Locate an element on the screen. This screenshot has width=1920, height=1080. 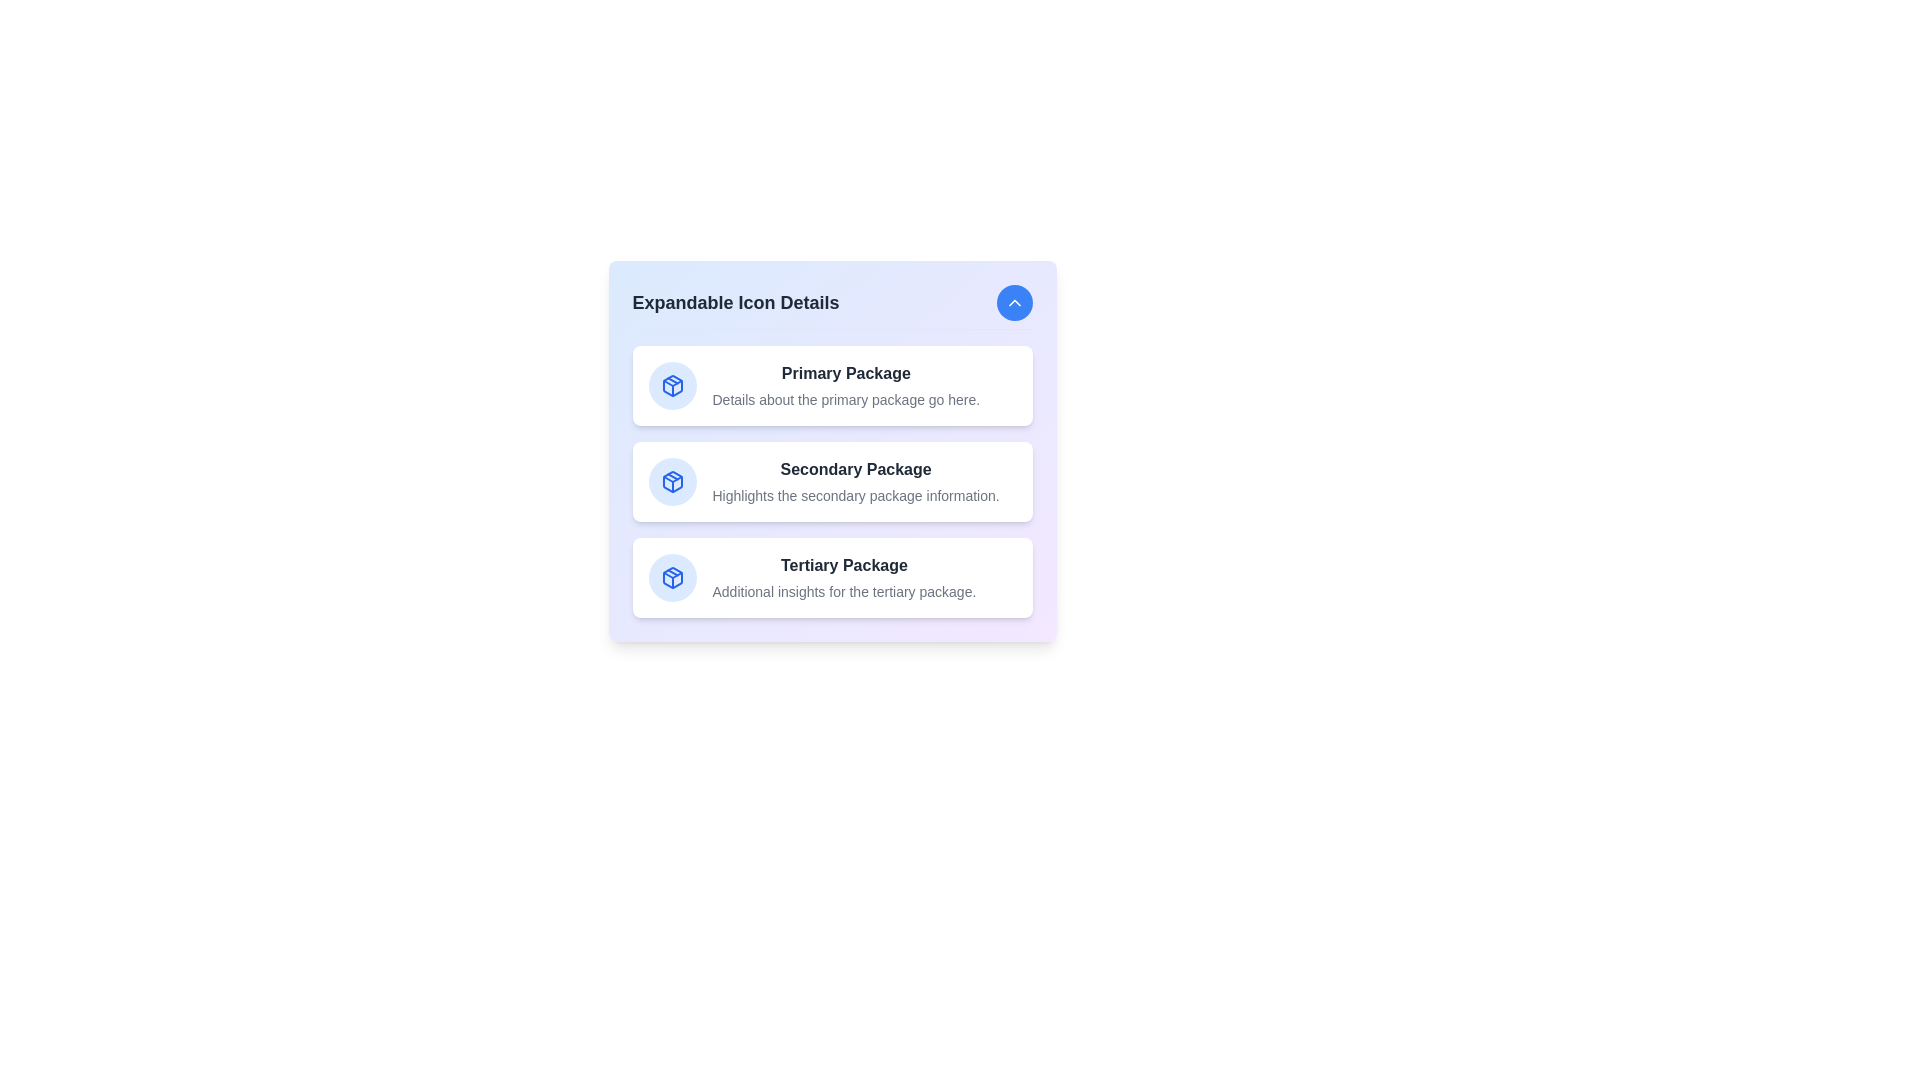
text content in the 'Tertiary Package' text block, which is the third item in a vertically aligned list, located between the 'Secondary Package' and the bottom margin of its containing card is located at coordinates (844, 578).